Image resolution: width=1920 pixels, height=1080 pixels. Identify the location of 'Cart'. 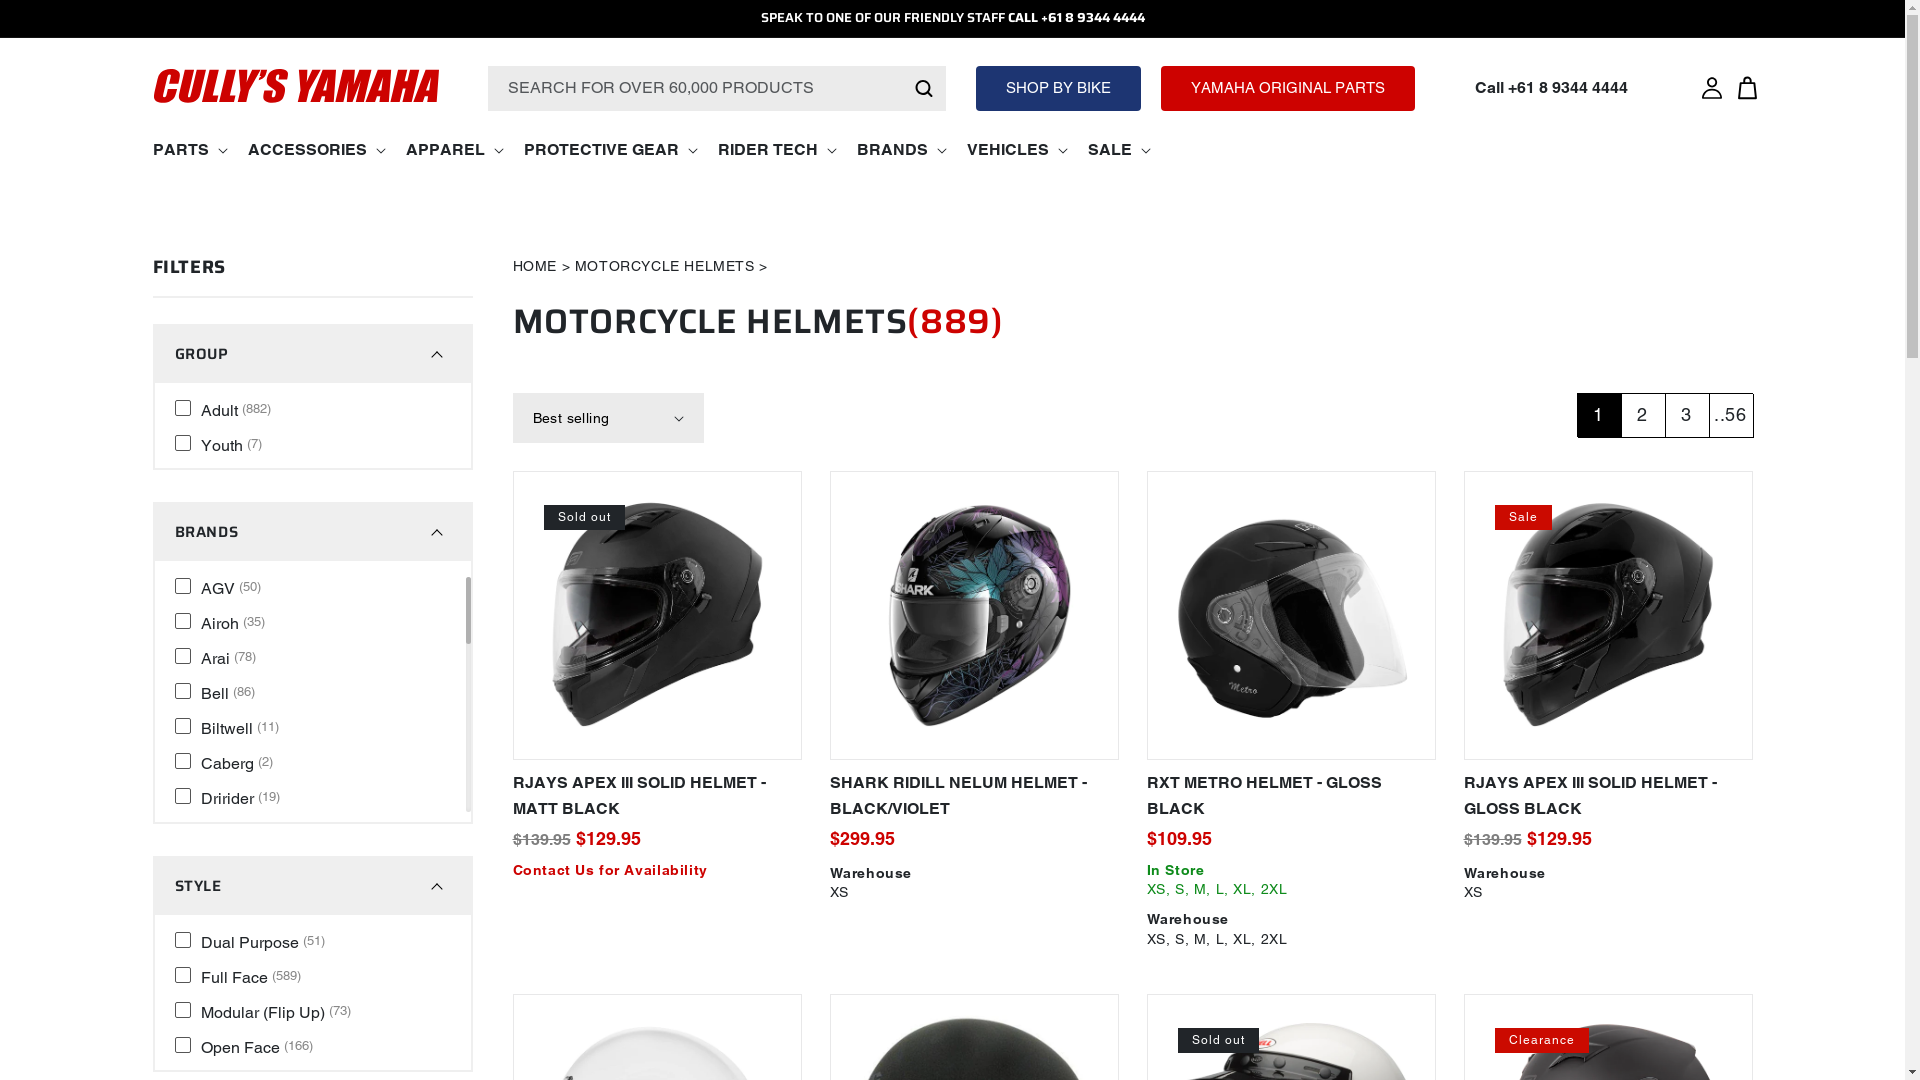
(1746, 87).